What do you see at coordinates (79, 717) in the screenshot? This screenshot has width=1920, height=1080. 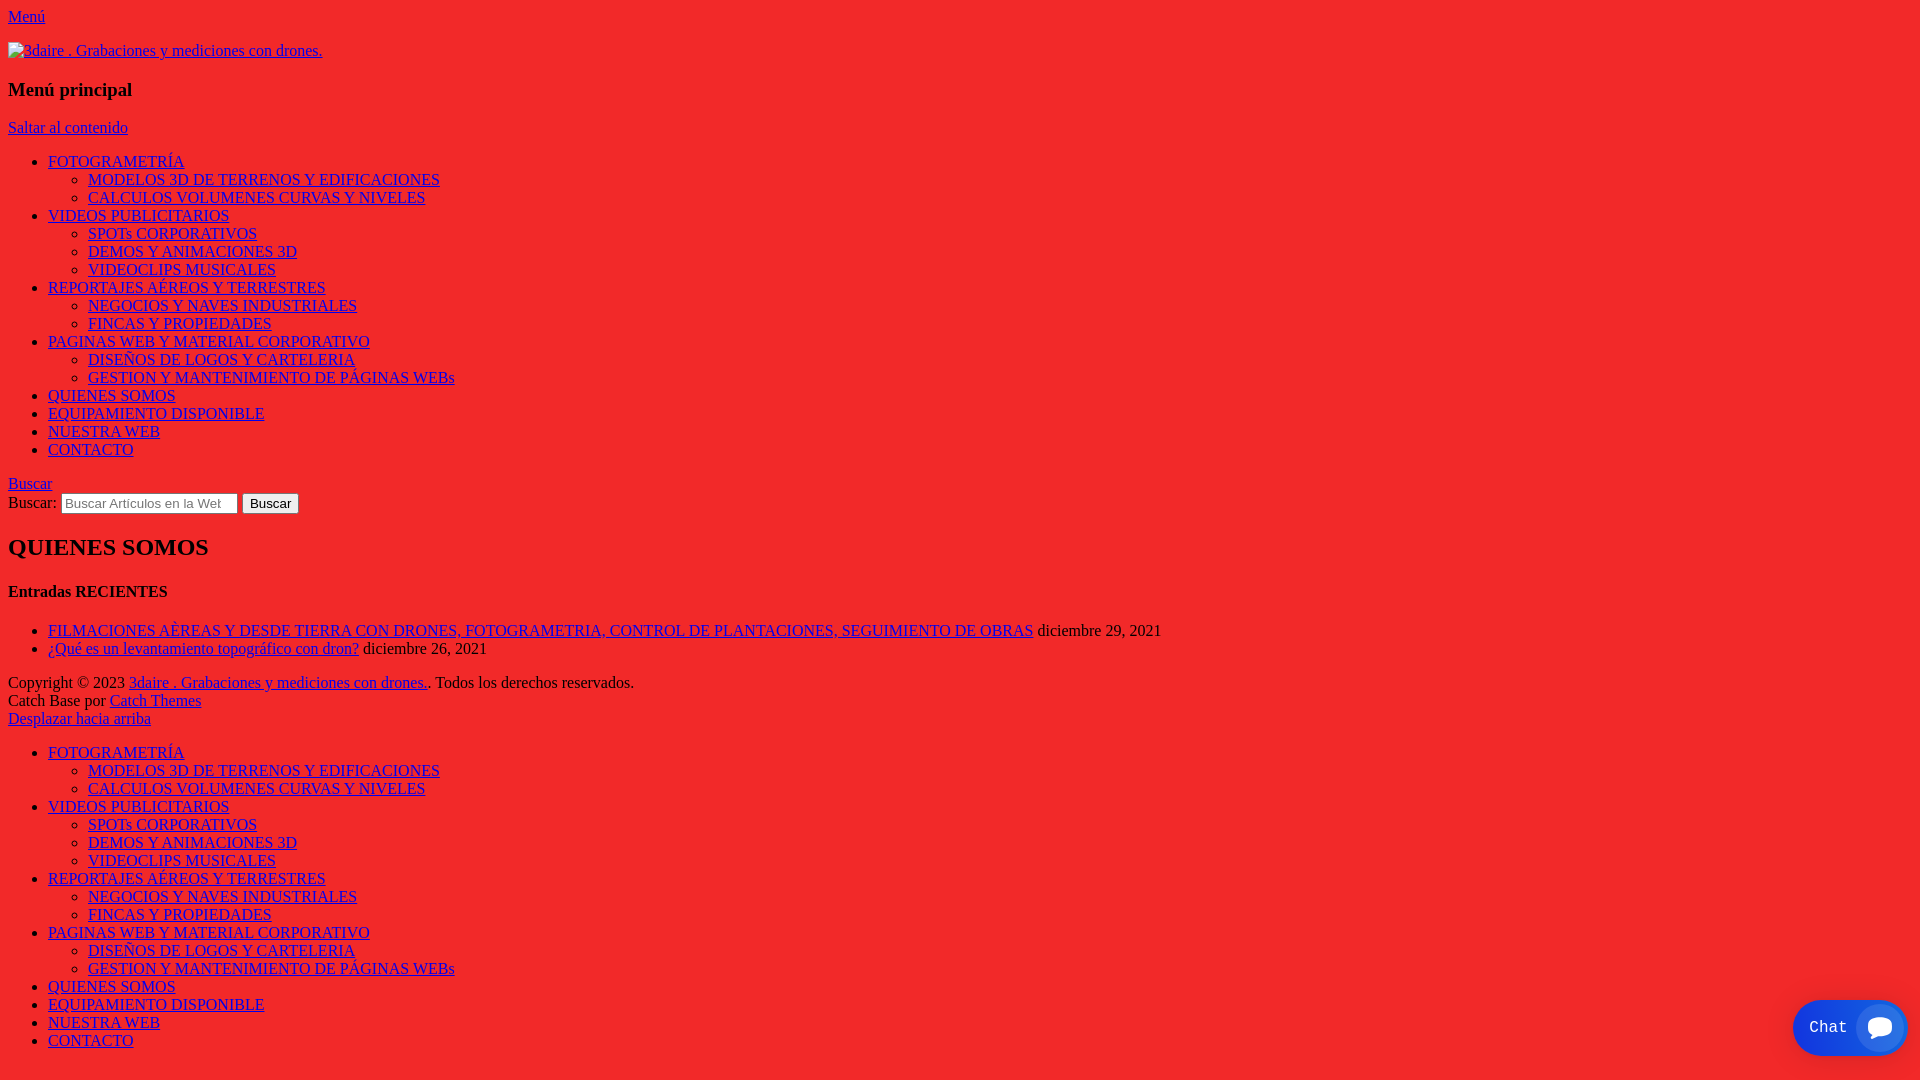 I see `'Desplazar hacia arriba'` at bounding box center [79, 717].